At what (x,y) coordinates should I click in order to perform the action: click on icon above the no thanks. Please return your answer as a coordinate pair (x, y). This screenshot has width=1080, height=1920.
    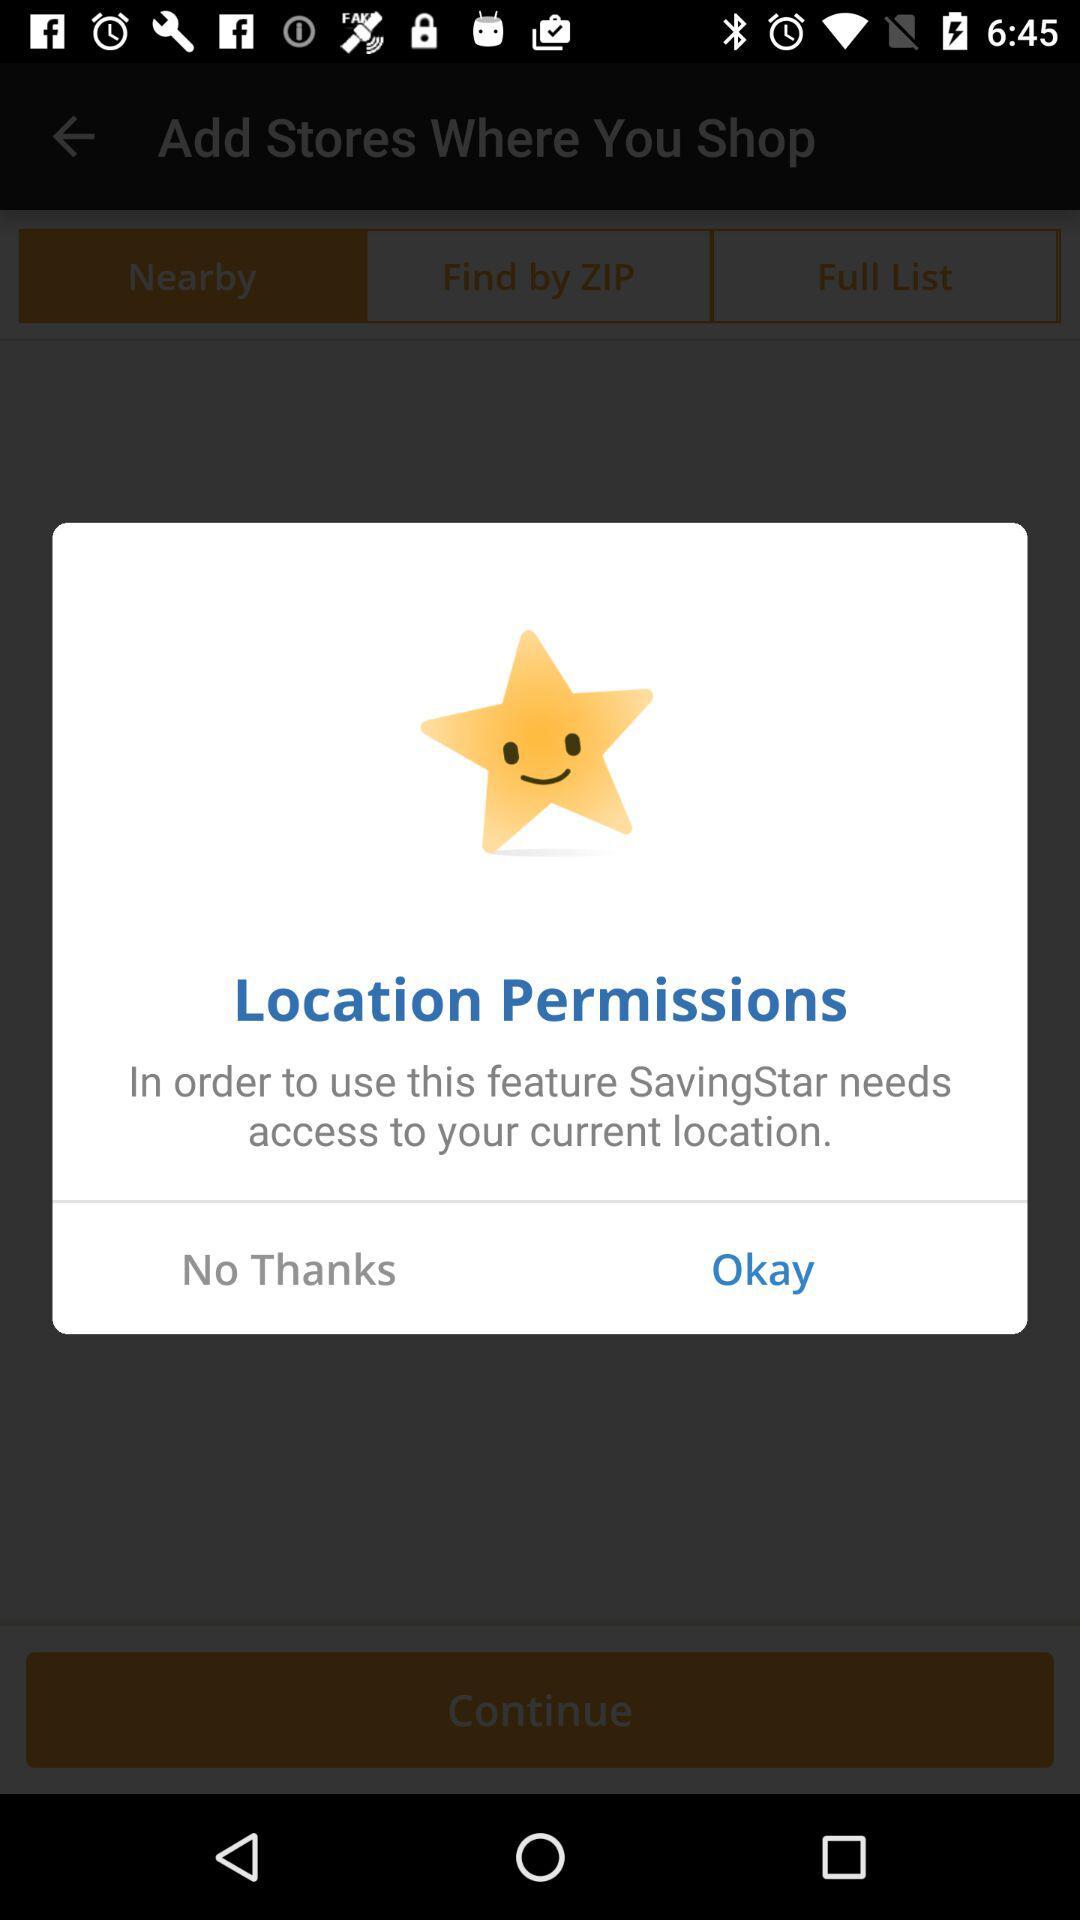
    Looking at the image, I should click on (540, 1200).